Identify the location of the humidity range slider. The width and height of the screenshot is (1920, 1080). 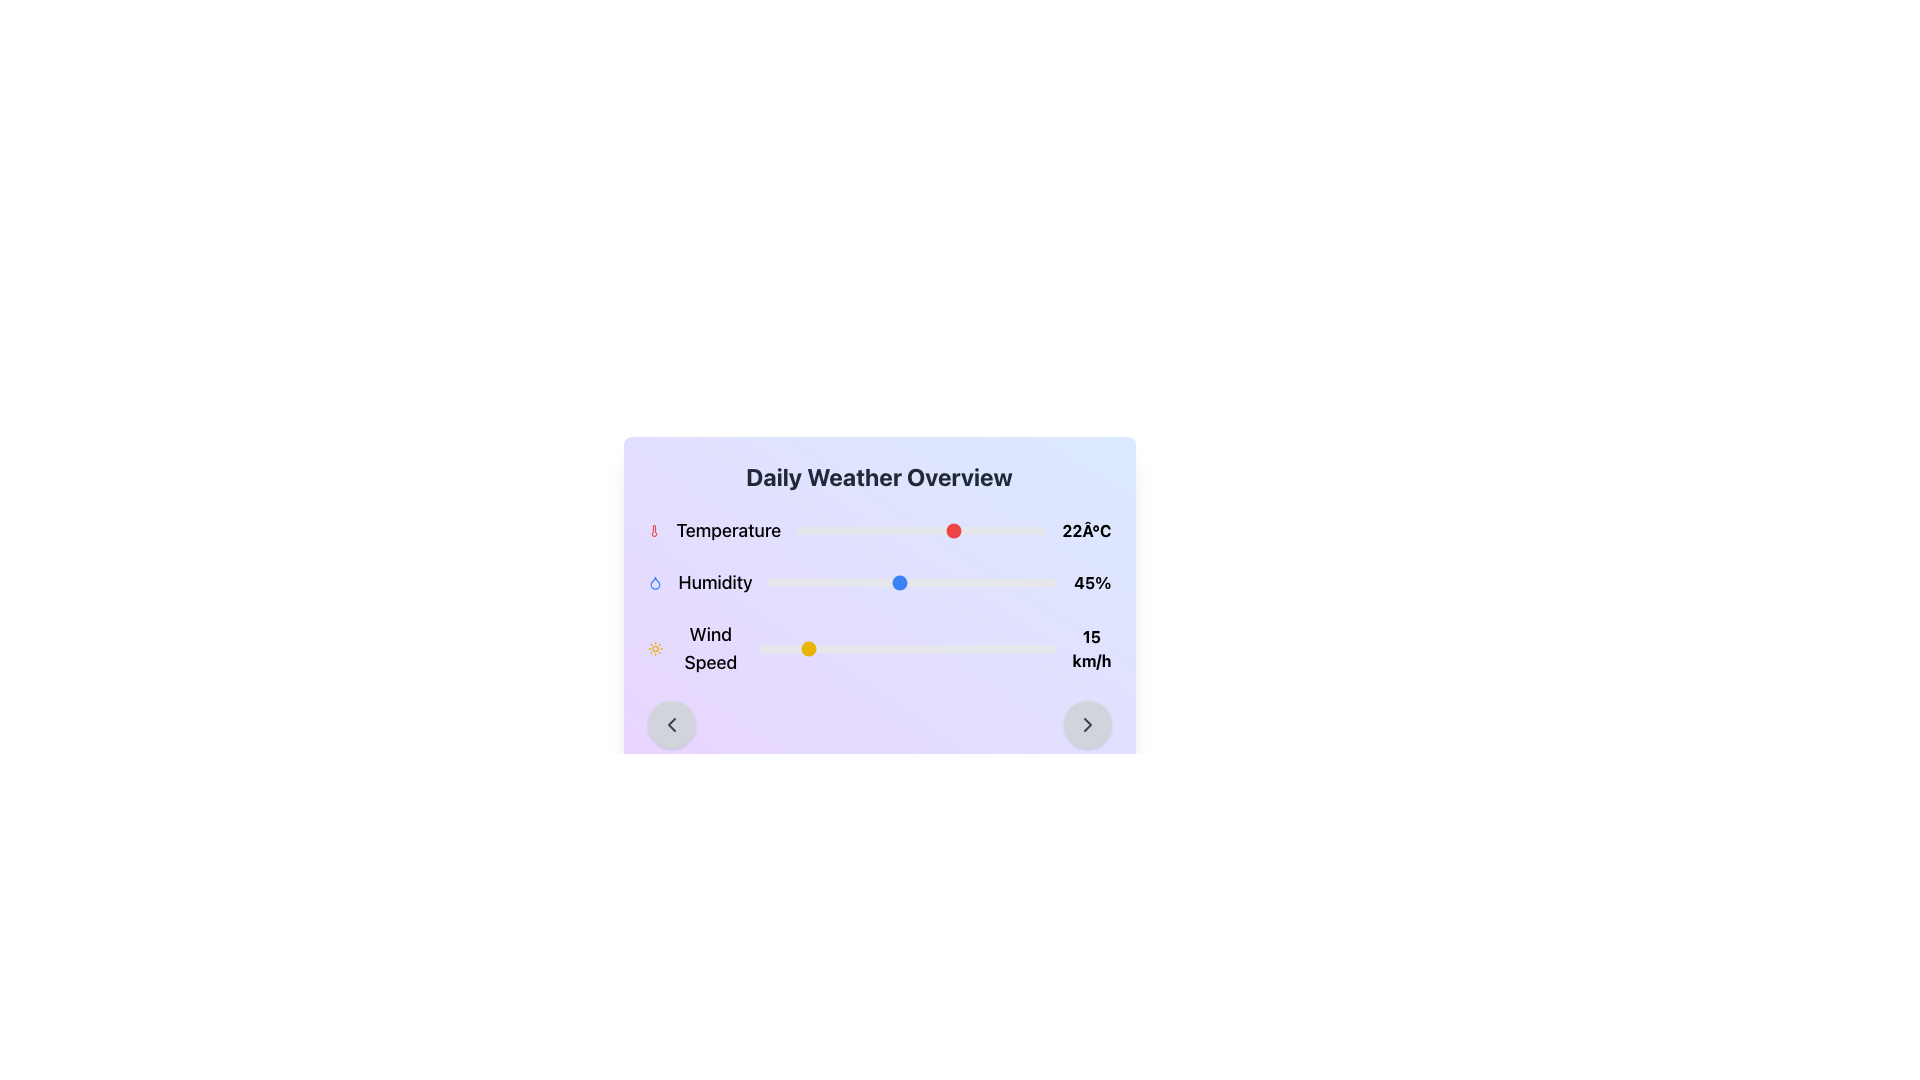
(879, 582).